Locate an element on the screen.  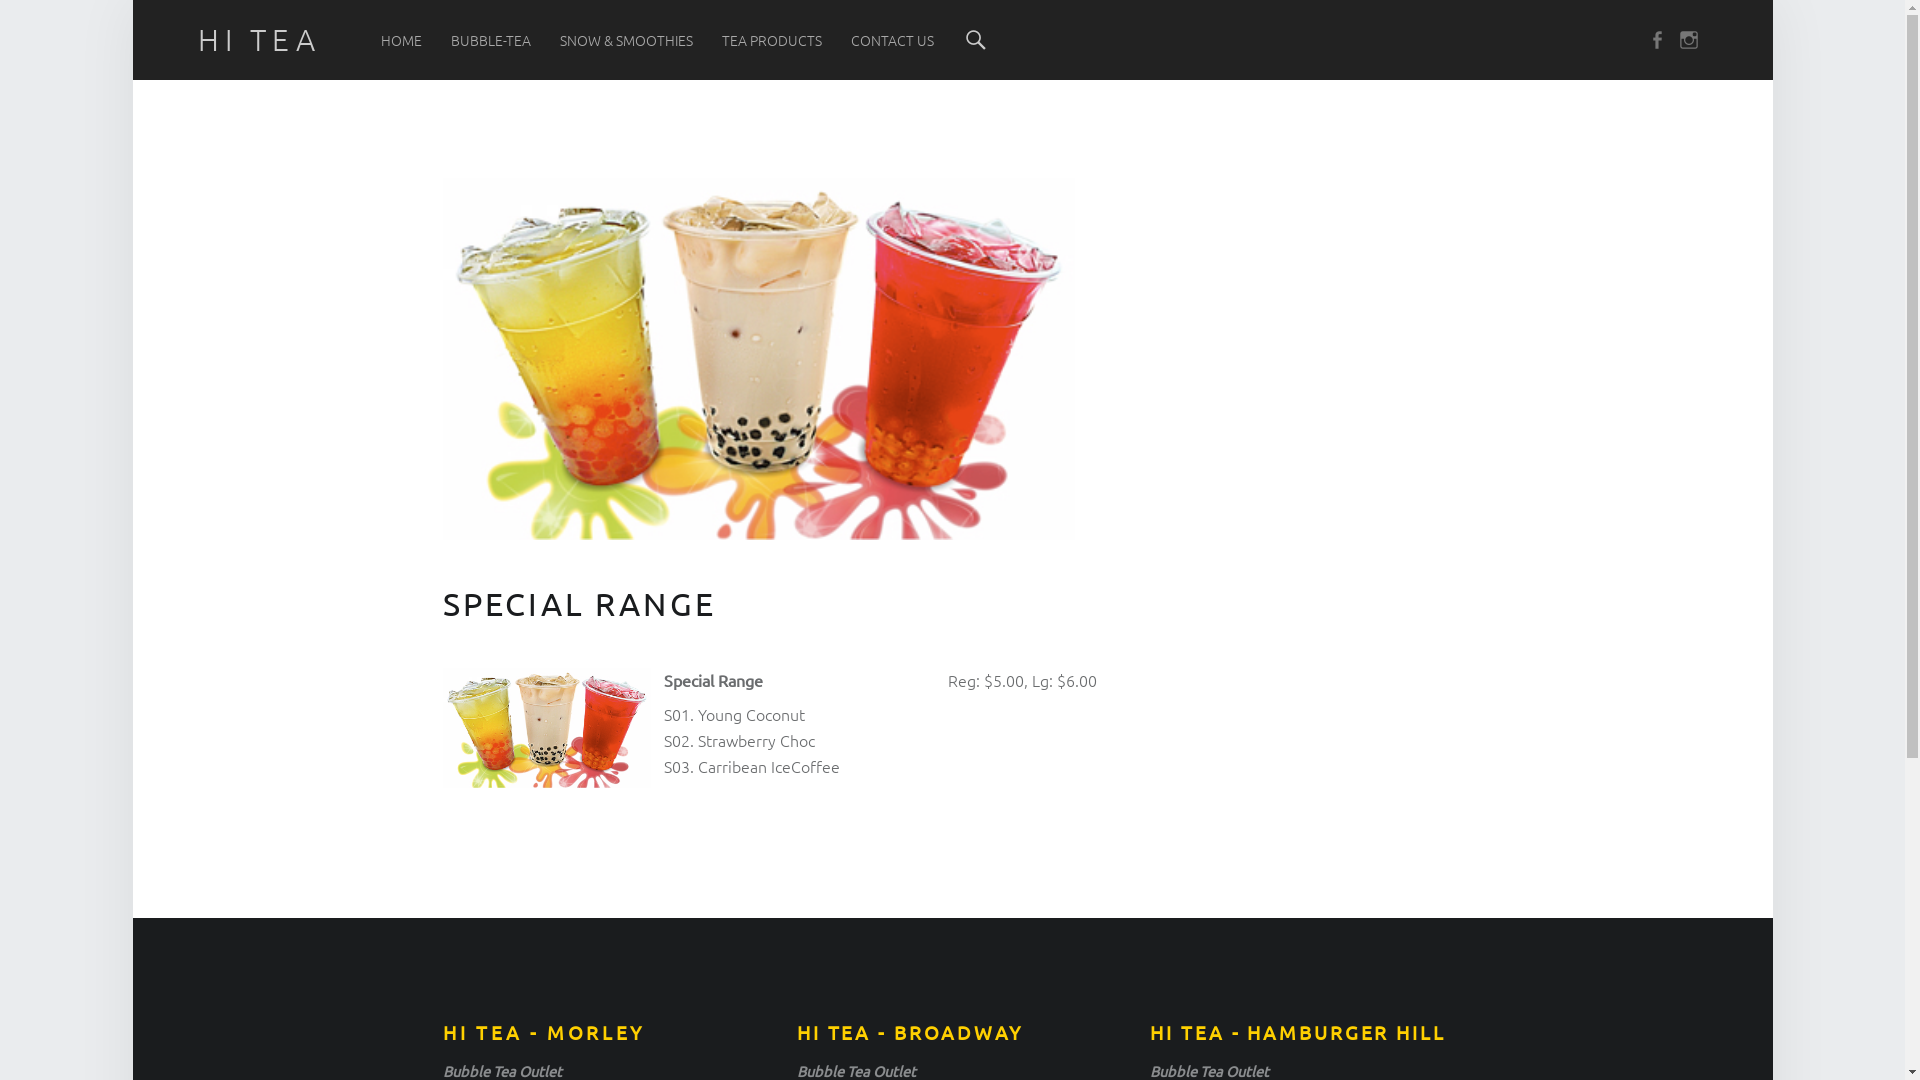
'SNOW & SMOOTHIES' is located at coordinates (625, 39).